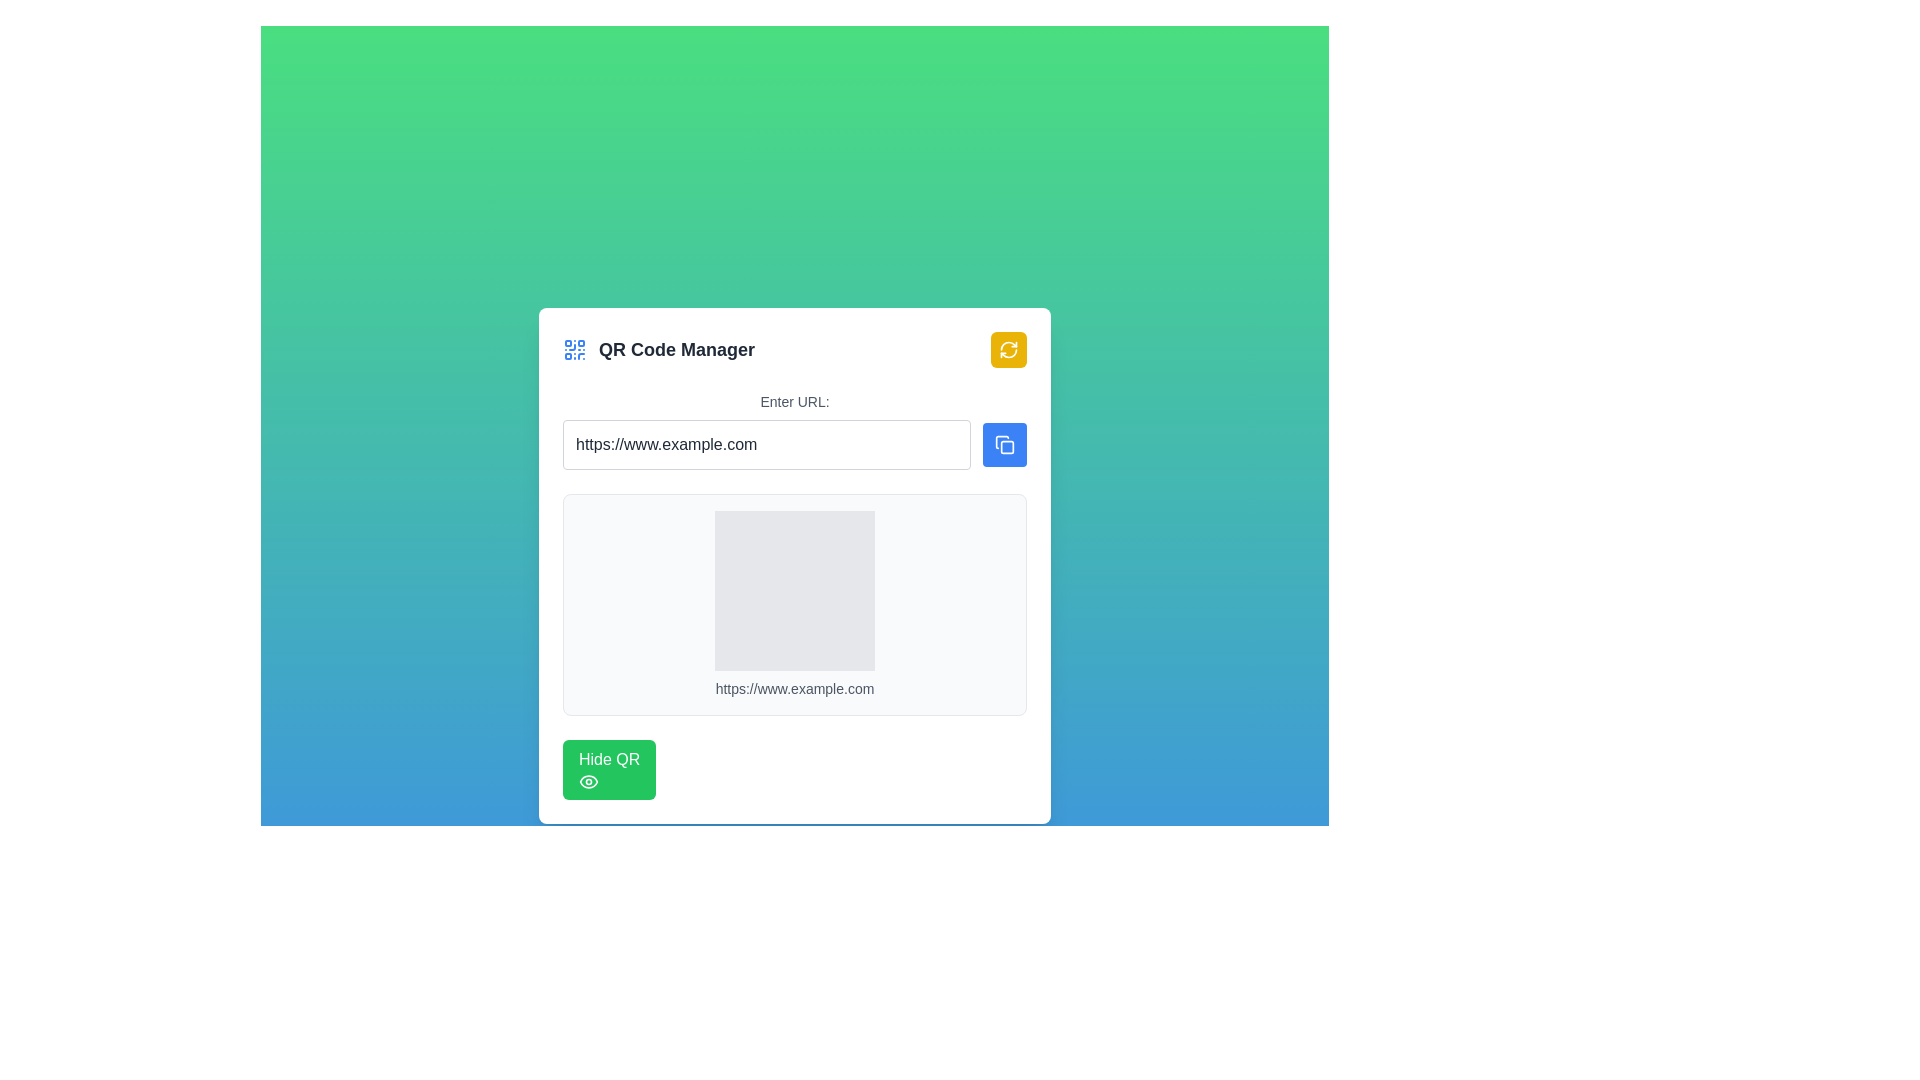  What do you see at coordinates (794, 401) in the screenshot?
I see `the 'Enter URL:' label, which is displayed in medium gray font and is positioned at the top of the QR Code Manager interface above the URL input field` at bounding box center [794, 401].